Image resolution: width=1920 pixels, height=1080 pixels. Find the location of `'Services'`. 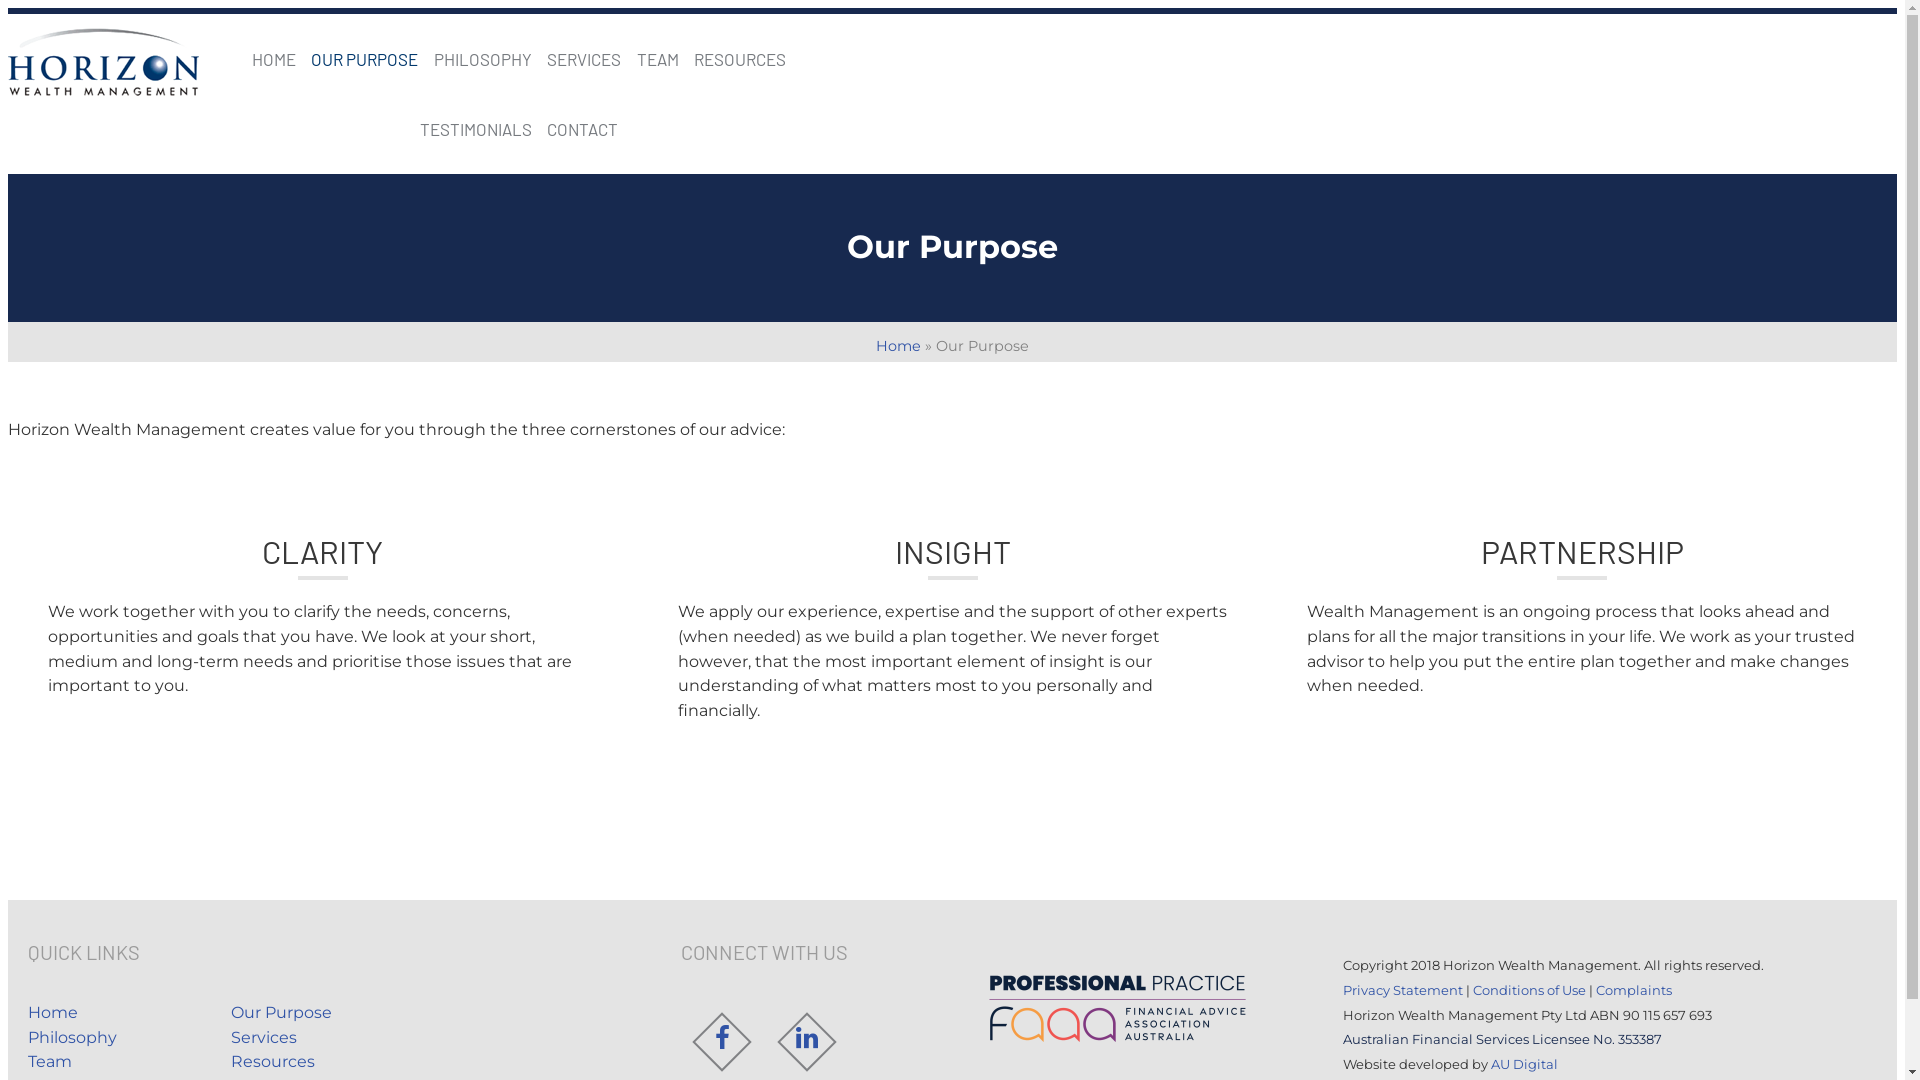

'Services' is located at coordinates (263, 1036).